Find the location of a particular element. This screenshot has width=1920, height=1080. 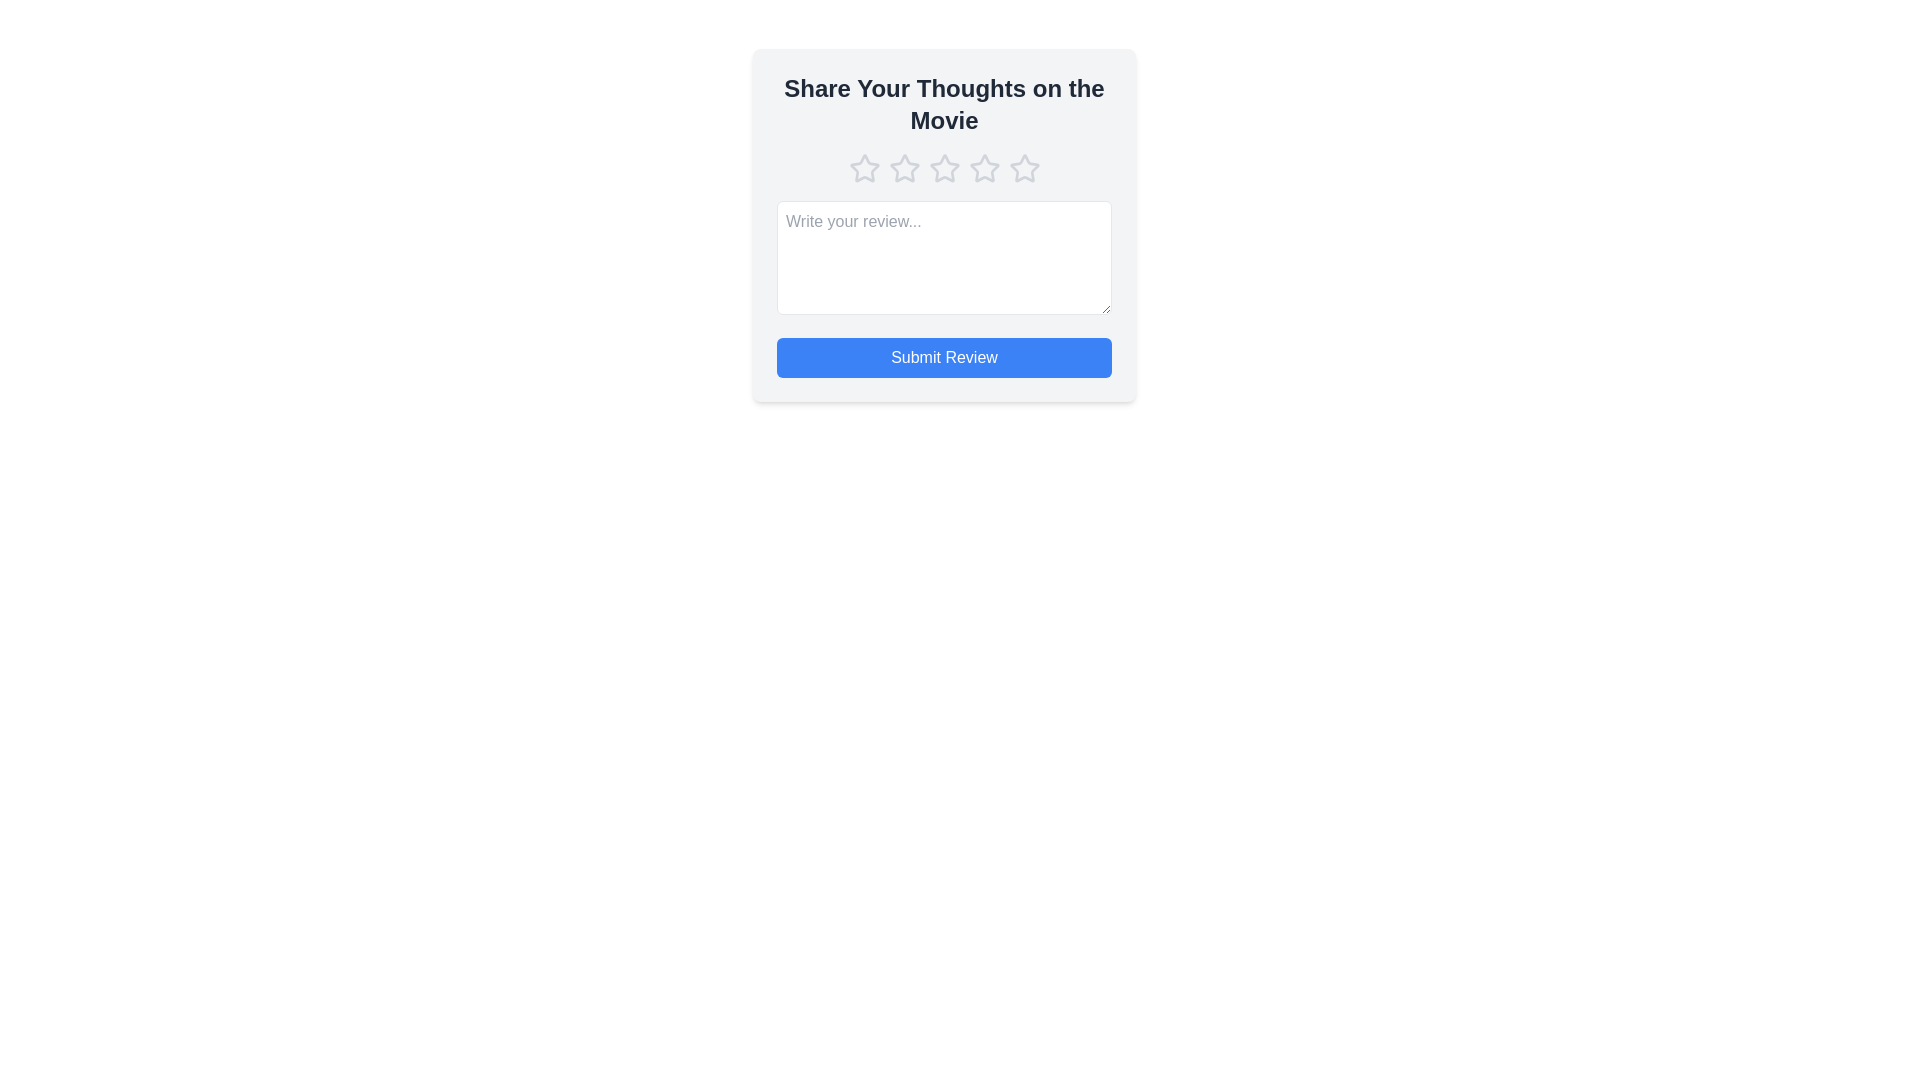

the interactive star icon for rating, which is the last star in a sequence of five stars located centrally in the review card interface is located at coordinates (1024, 168).